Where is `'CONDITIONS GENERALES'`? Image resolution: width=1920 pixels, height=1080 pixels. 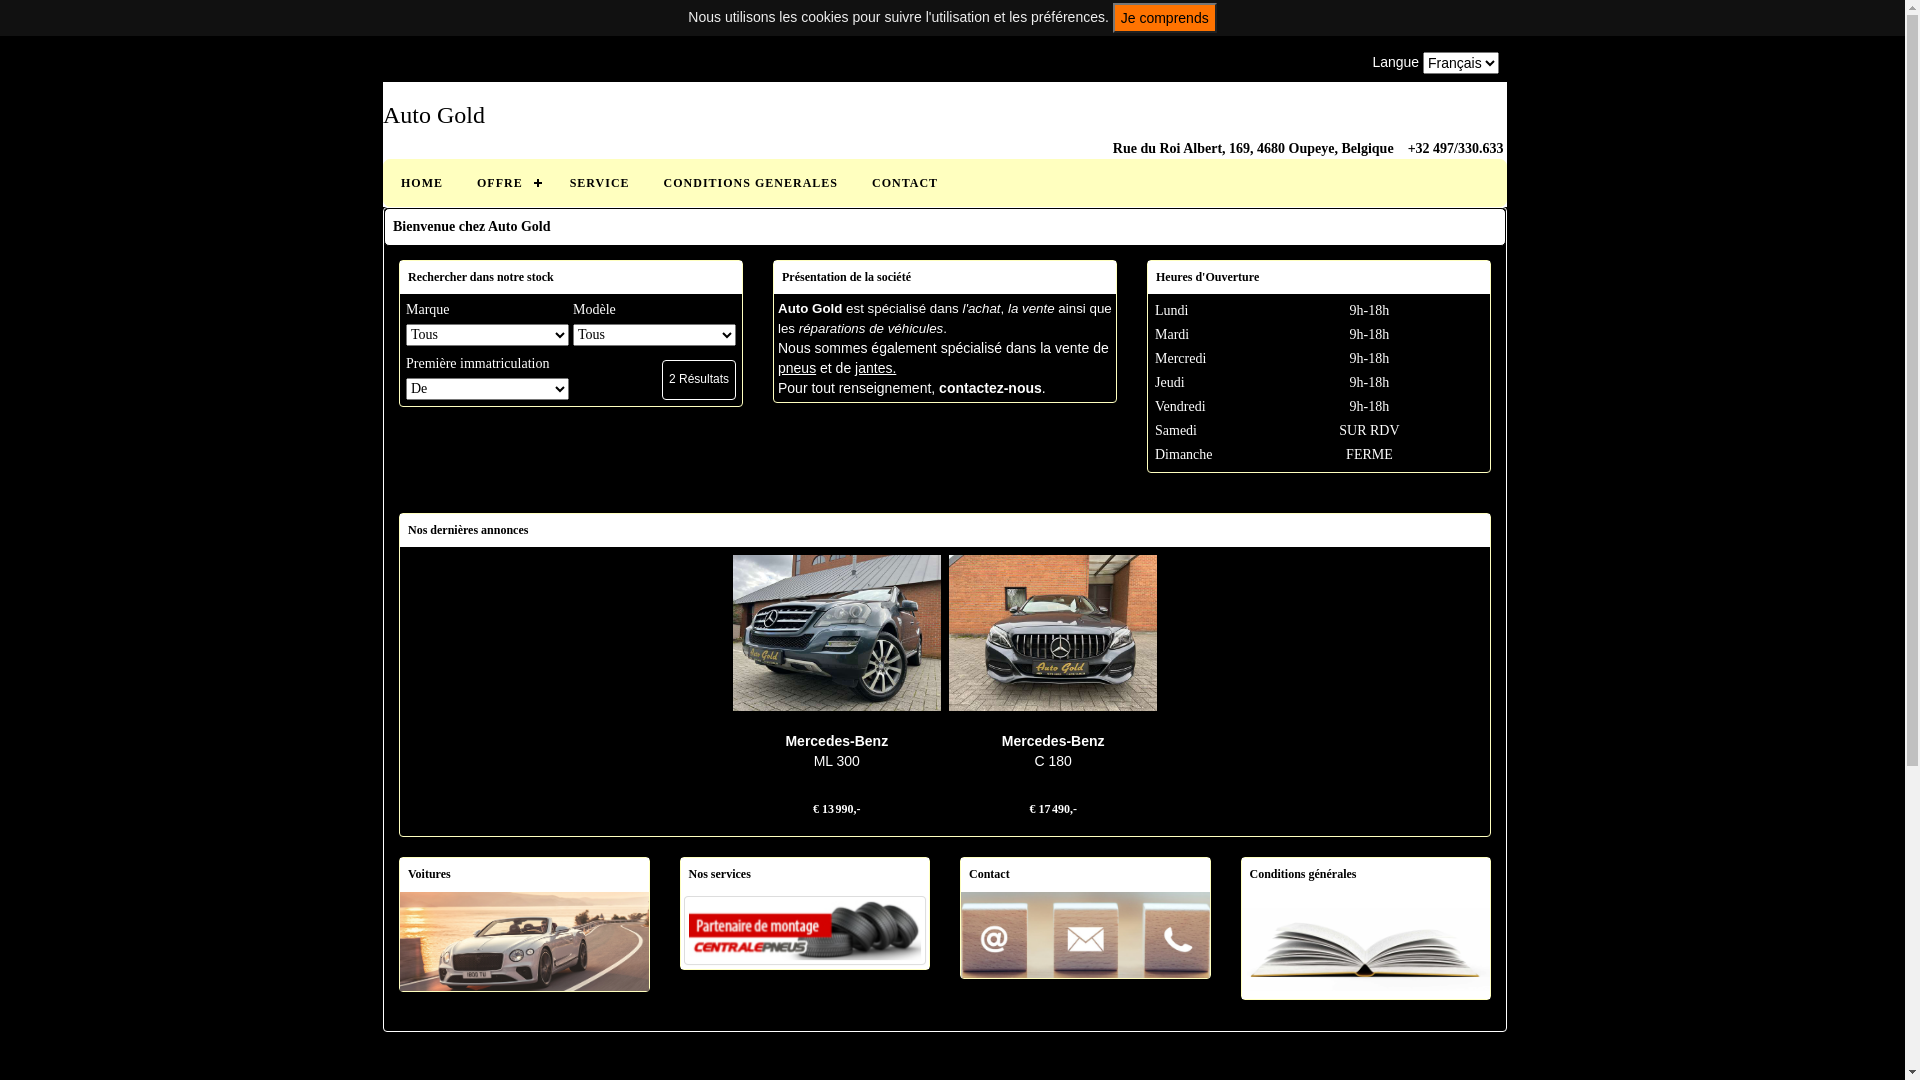 'CONDITIONS GENERALES' is located at coordinates (749, 182).